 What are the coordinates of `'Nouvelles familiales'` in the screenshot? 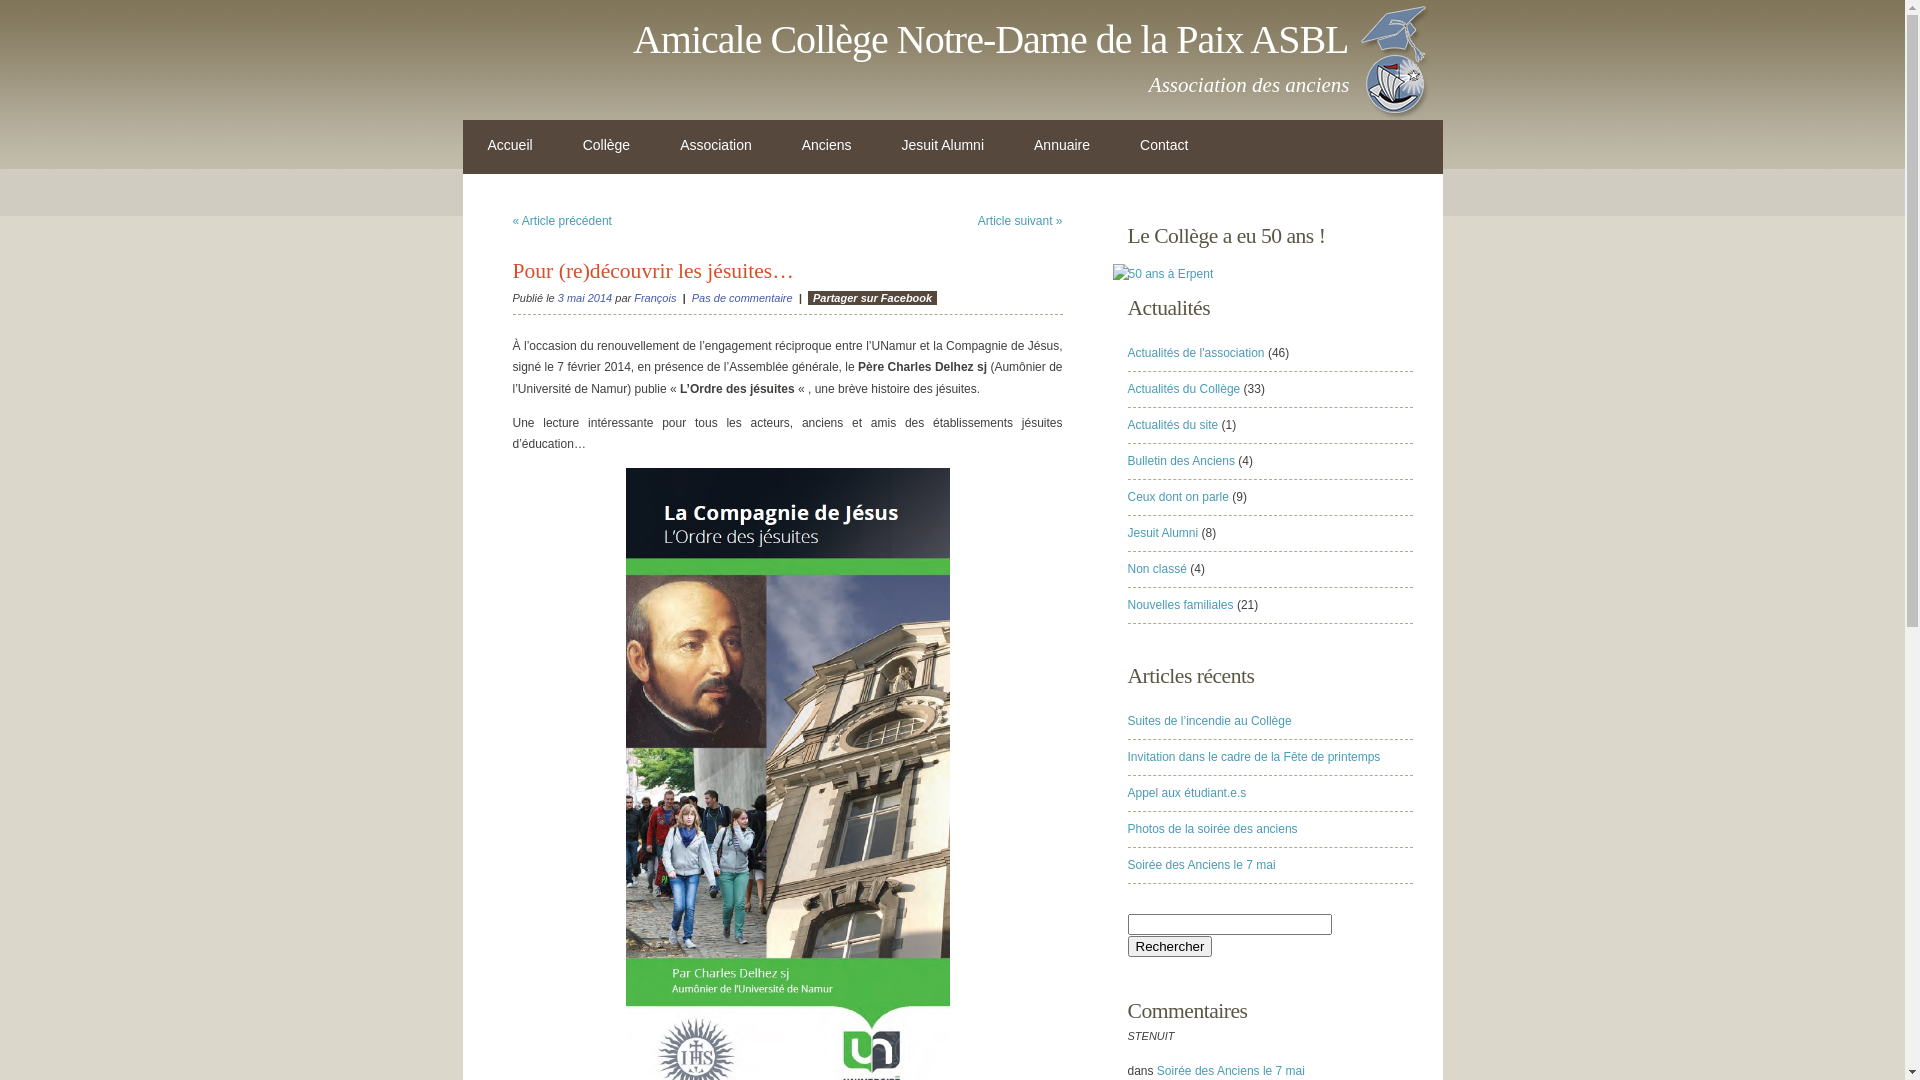 It's located at (1128, 604).